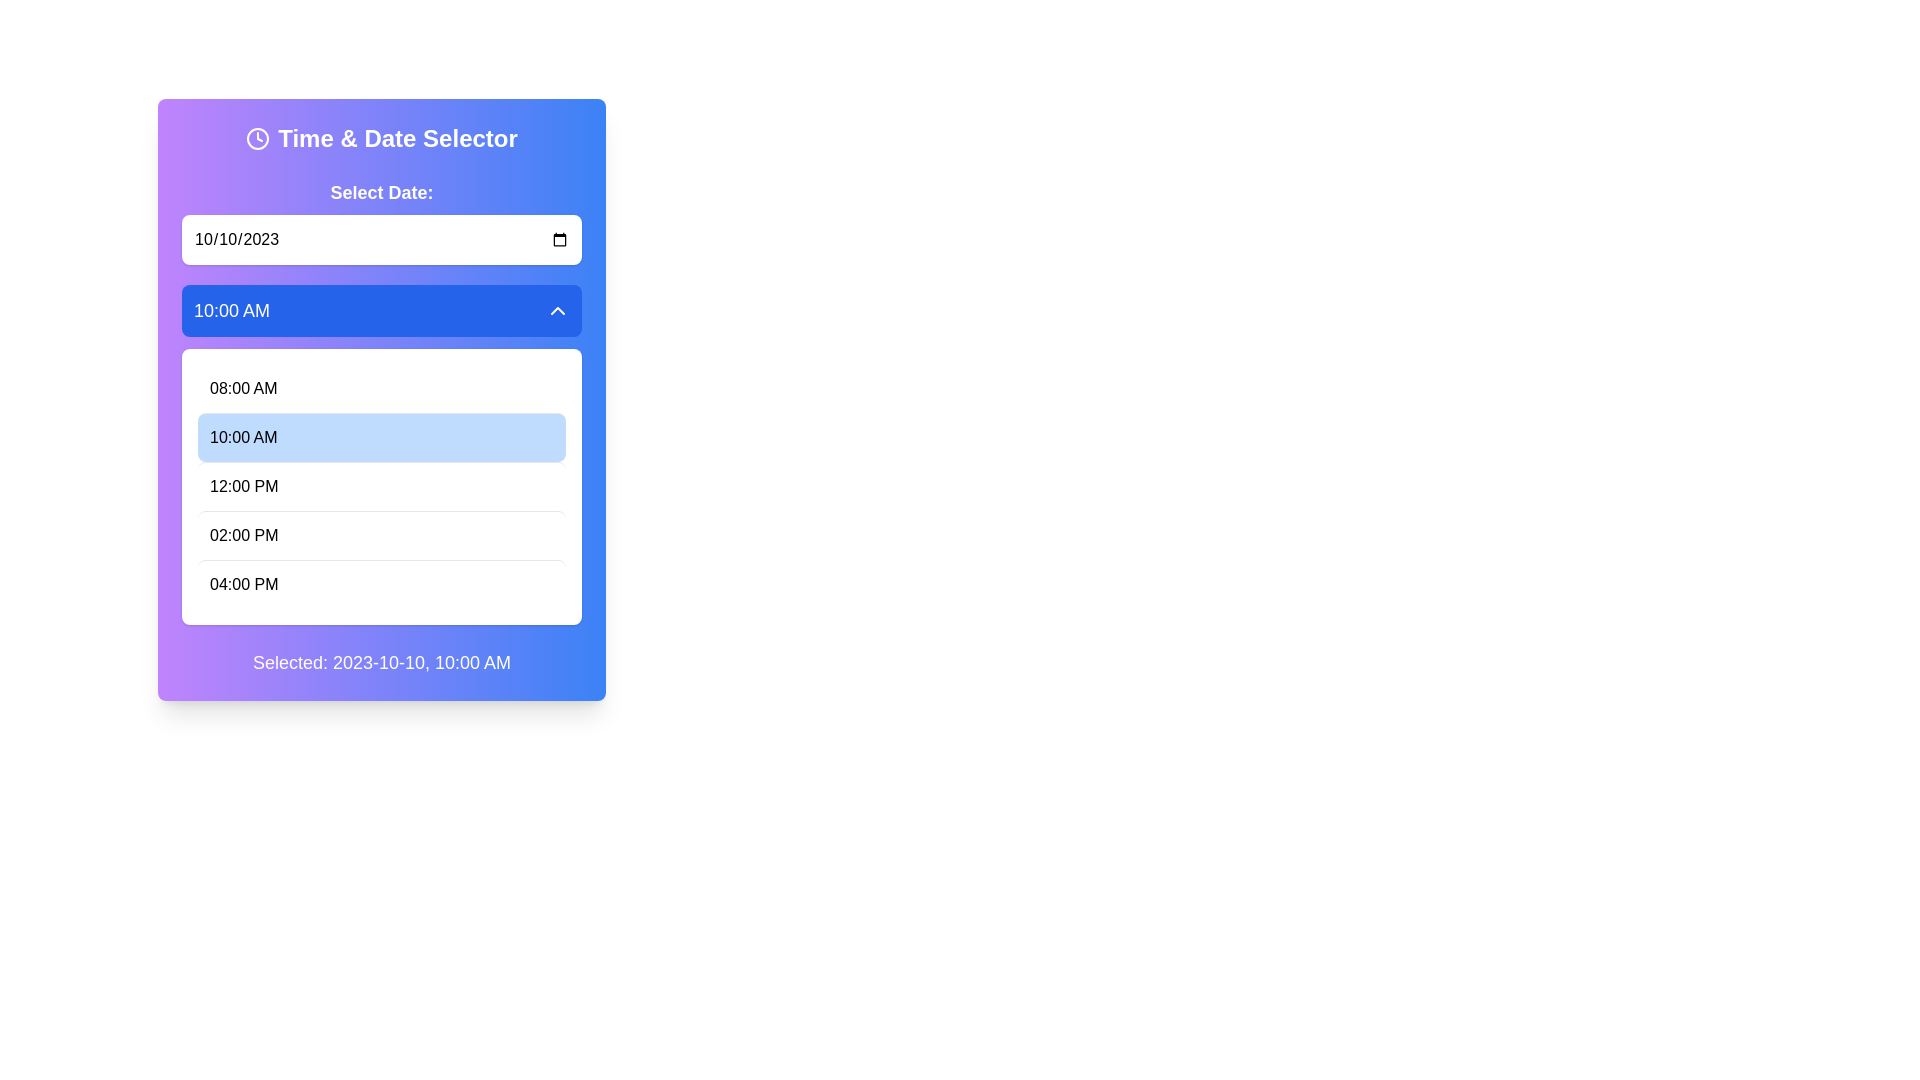  What do you see at coordinates (231, 311) in the screenshot?
I see `the static text display showing '10:00 AM' in white font against a blue background within the 'Select Date' dropdown` at bounding box center [231, 311].